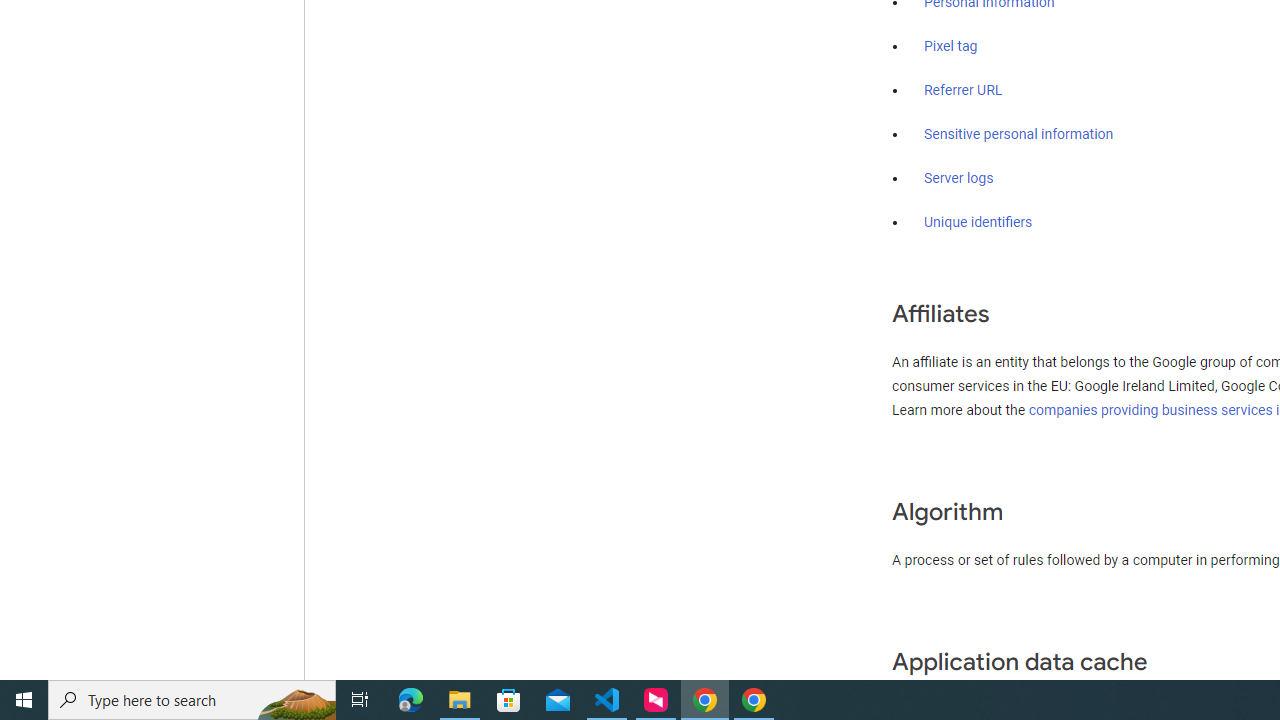  What do you see at coordinates (1018, 135) in the screenshot?
I see `'Sensitive personal information'` at bounding box center [1018, 135].